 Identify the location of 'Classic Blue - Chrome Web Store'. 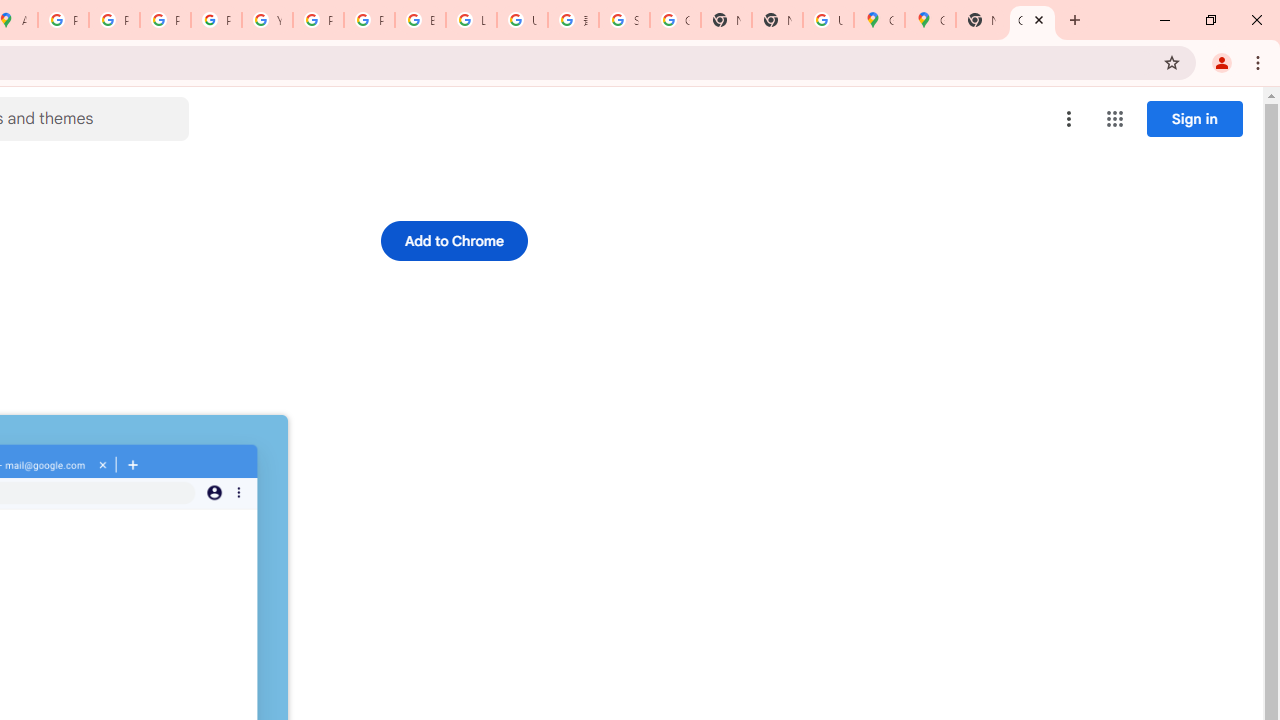
(1032, 20).